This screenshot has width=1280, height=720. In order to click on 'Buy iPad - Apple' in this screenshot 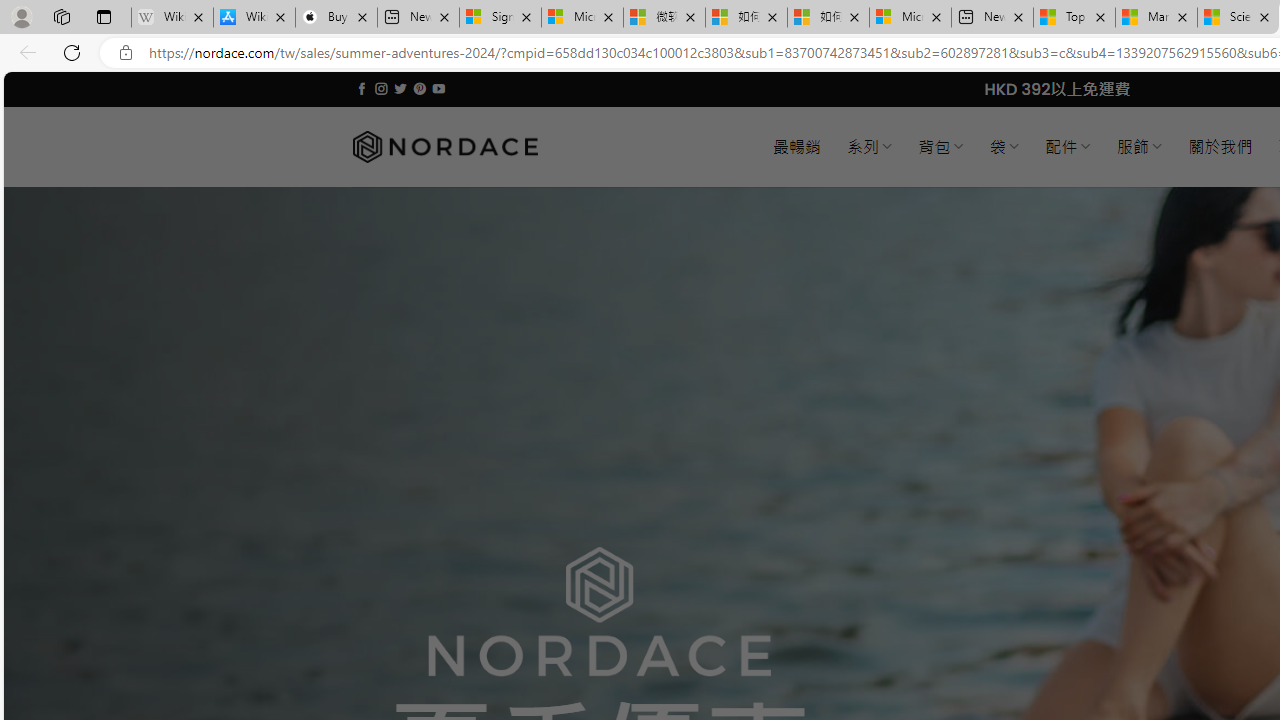, I will do `click(336, 17)`.